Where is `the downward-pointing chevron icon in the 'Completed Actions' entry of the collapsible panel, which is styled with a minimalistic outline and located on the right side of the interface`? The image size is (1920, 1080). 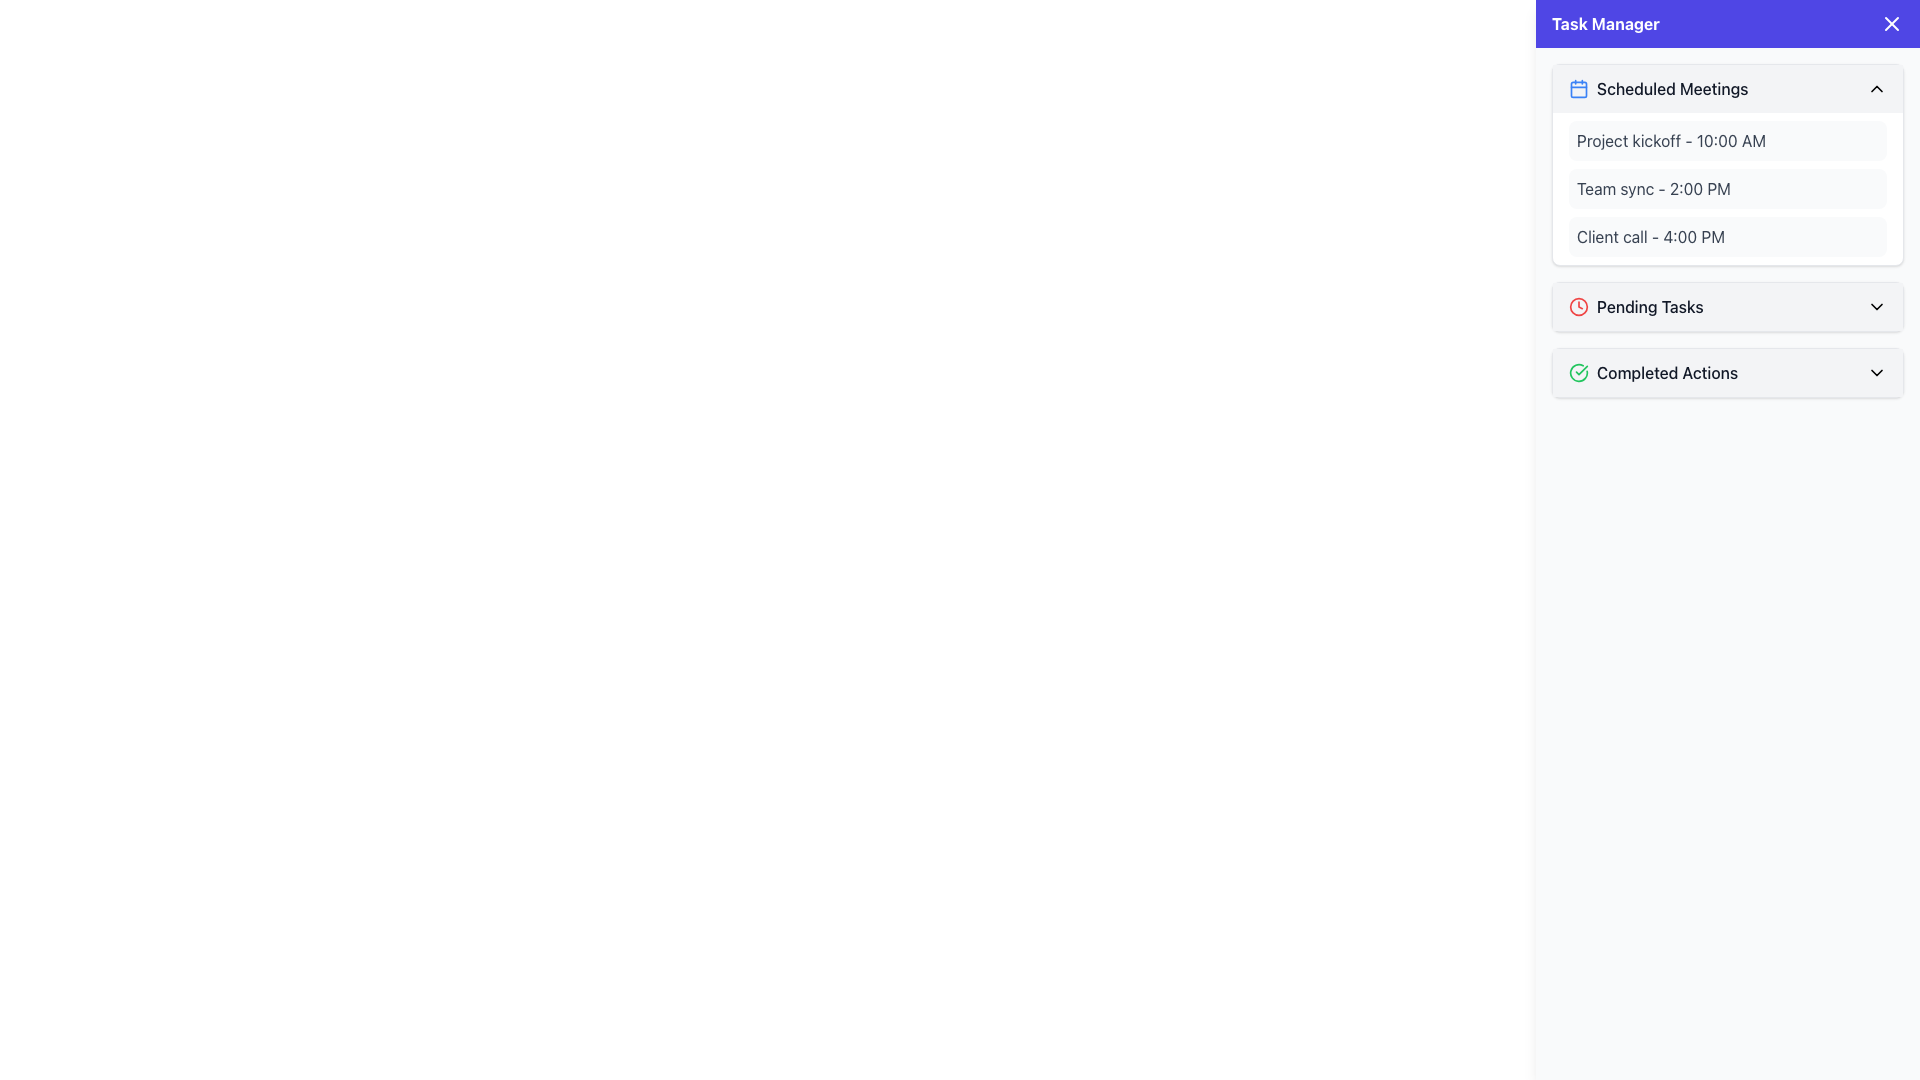
the downward-pointing chevron icon in the 'Completed Actions' entry of the collapsible panel, which is styled with a minimalistic outline and located on the right side of the interface is located at coordinates (1875, 373).